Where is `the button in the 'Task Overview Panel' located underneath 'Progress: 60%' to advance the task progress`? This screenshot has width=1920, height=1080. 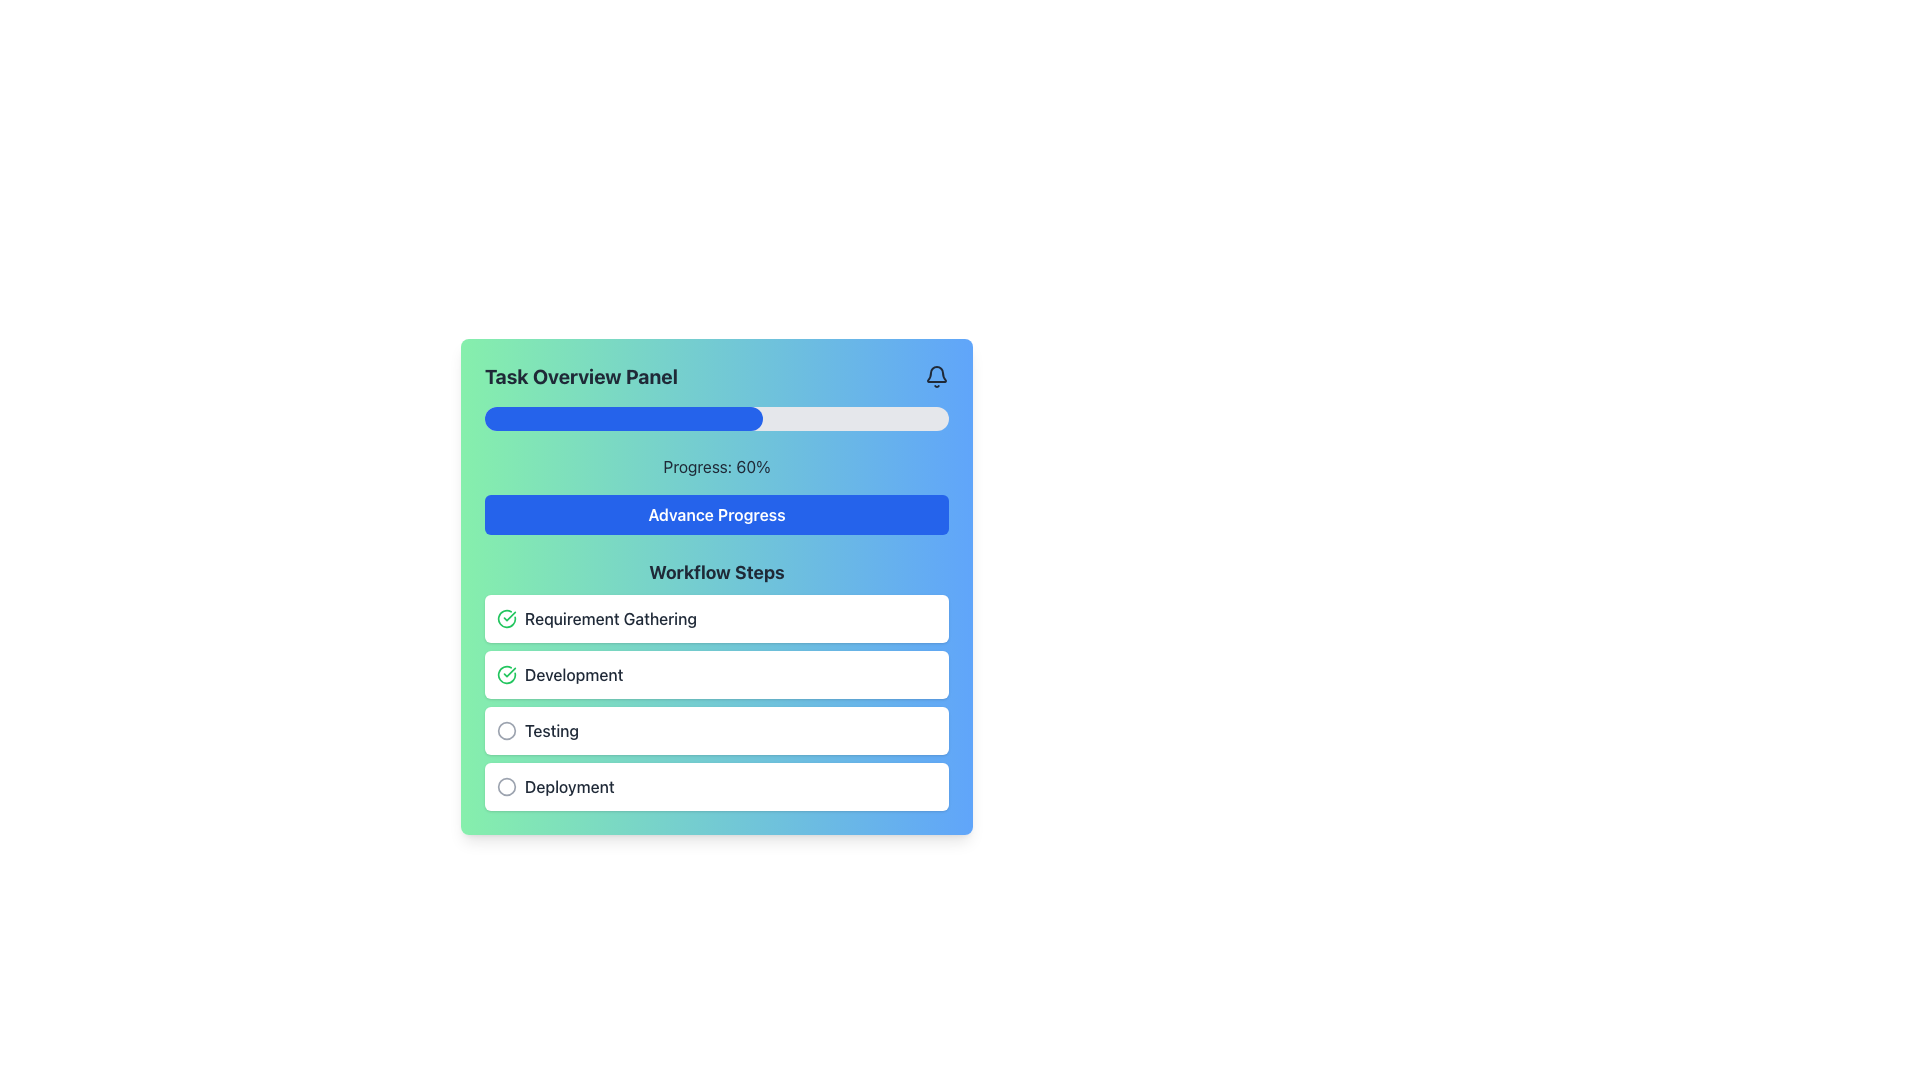 the button in the 'Task Overview Panel' located underneath 'Progress: 60%' to advance the task progress is located at coordinates (716, 514).